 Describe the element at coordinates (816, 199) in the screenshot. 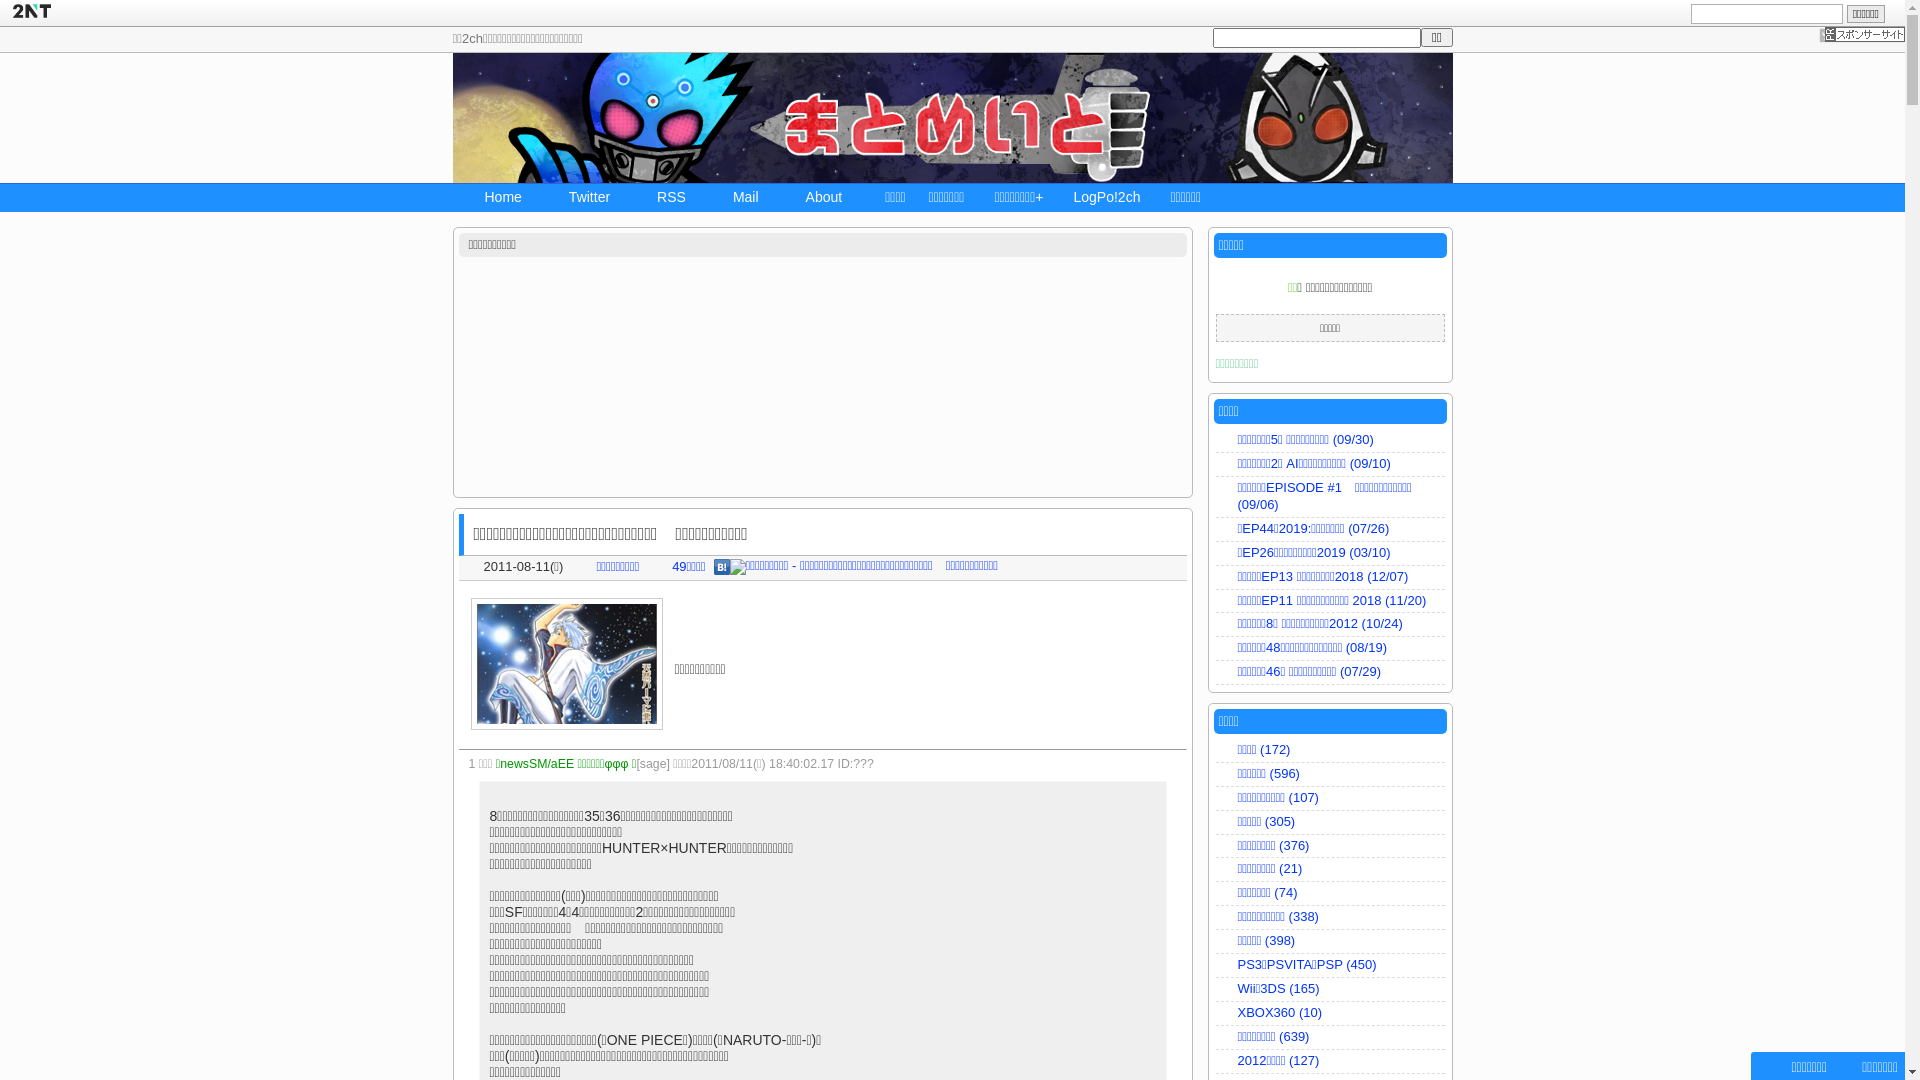

I see `'About'` at that location.